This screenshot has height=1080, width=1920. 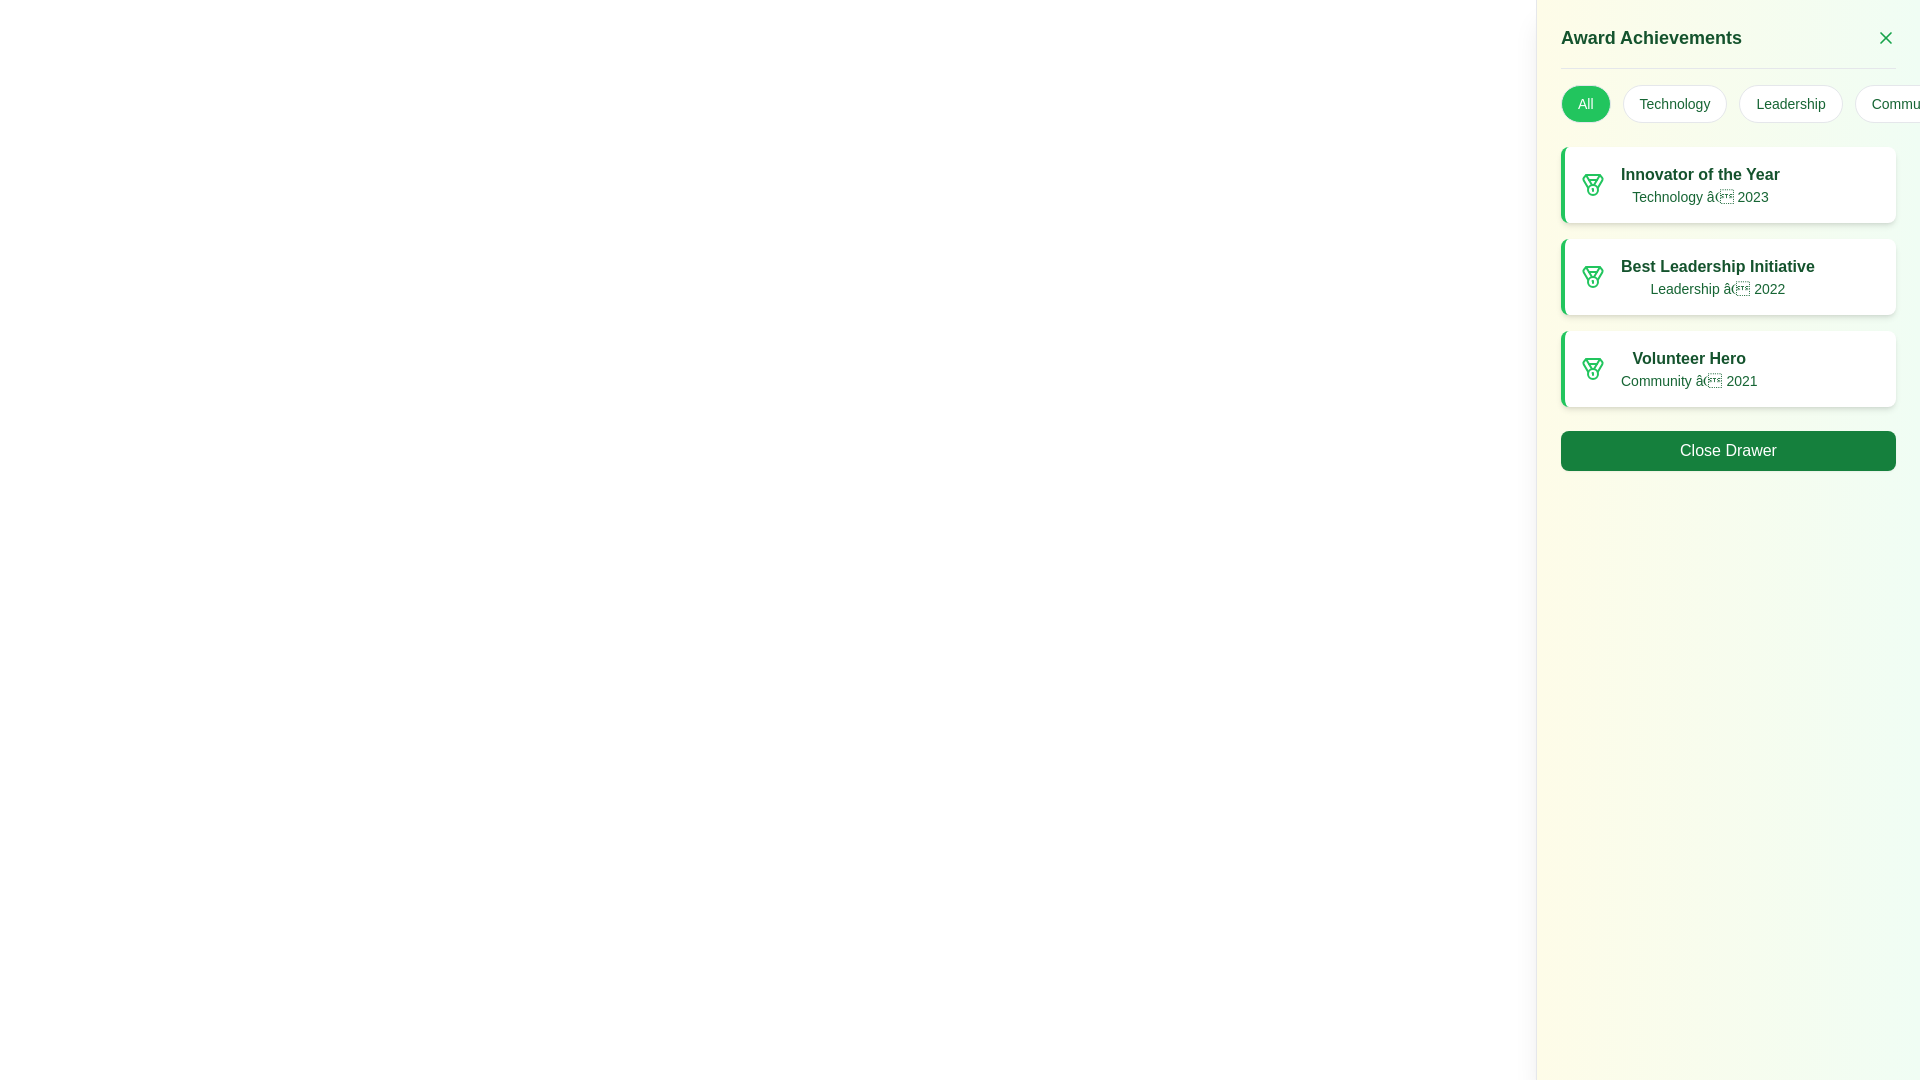 What do you see at coordinates (1584, 104) in the screenshot?
I see `the green circular button labeled 'All'` at bounding box center [1584, 104].